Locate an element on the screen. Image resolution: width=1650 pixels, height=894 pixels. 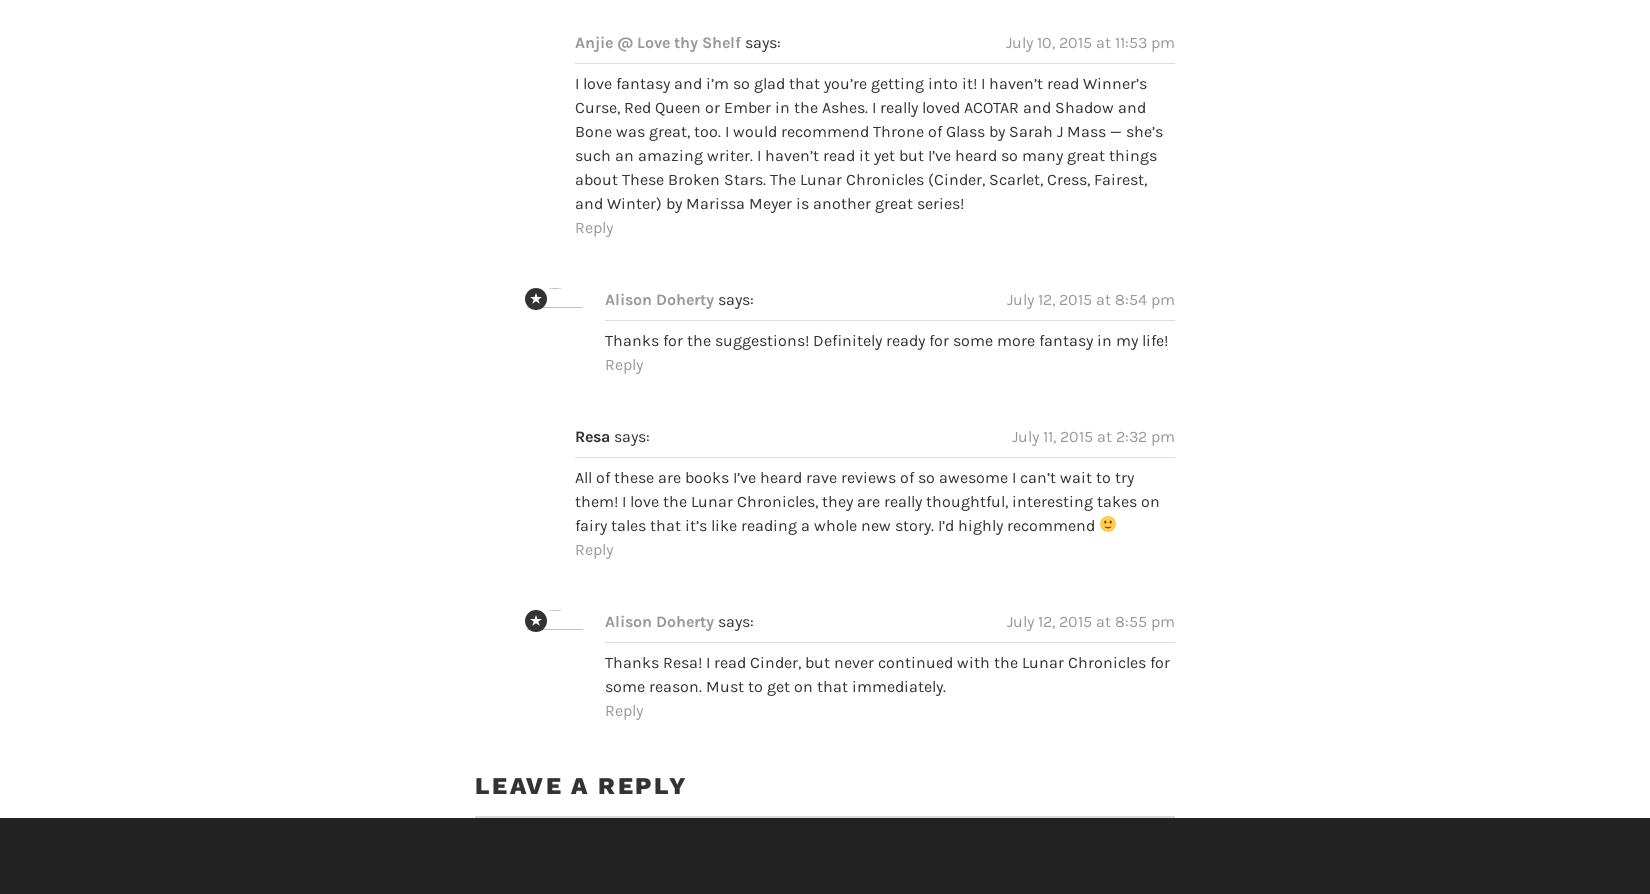
'I love fantasy and i’m so glad that you’re getting into it! I haven’t read Winner’s Curse, Red Queen or Ember in the Ashes. I really loved ACOTAR and Shadow and Bone was great, too. I would recommend Throne of Glass by Sarah J Mass — she’s such an amazing writer. I haven’t read it yet but I’ve heard so many great things about These Broken Stars. The Lunar Chronicles (Cinder, Scarlet, Cress, Fairest, and Winter) by Marissa Meyer is another great series!' is located at coordinates (574, 105).